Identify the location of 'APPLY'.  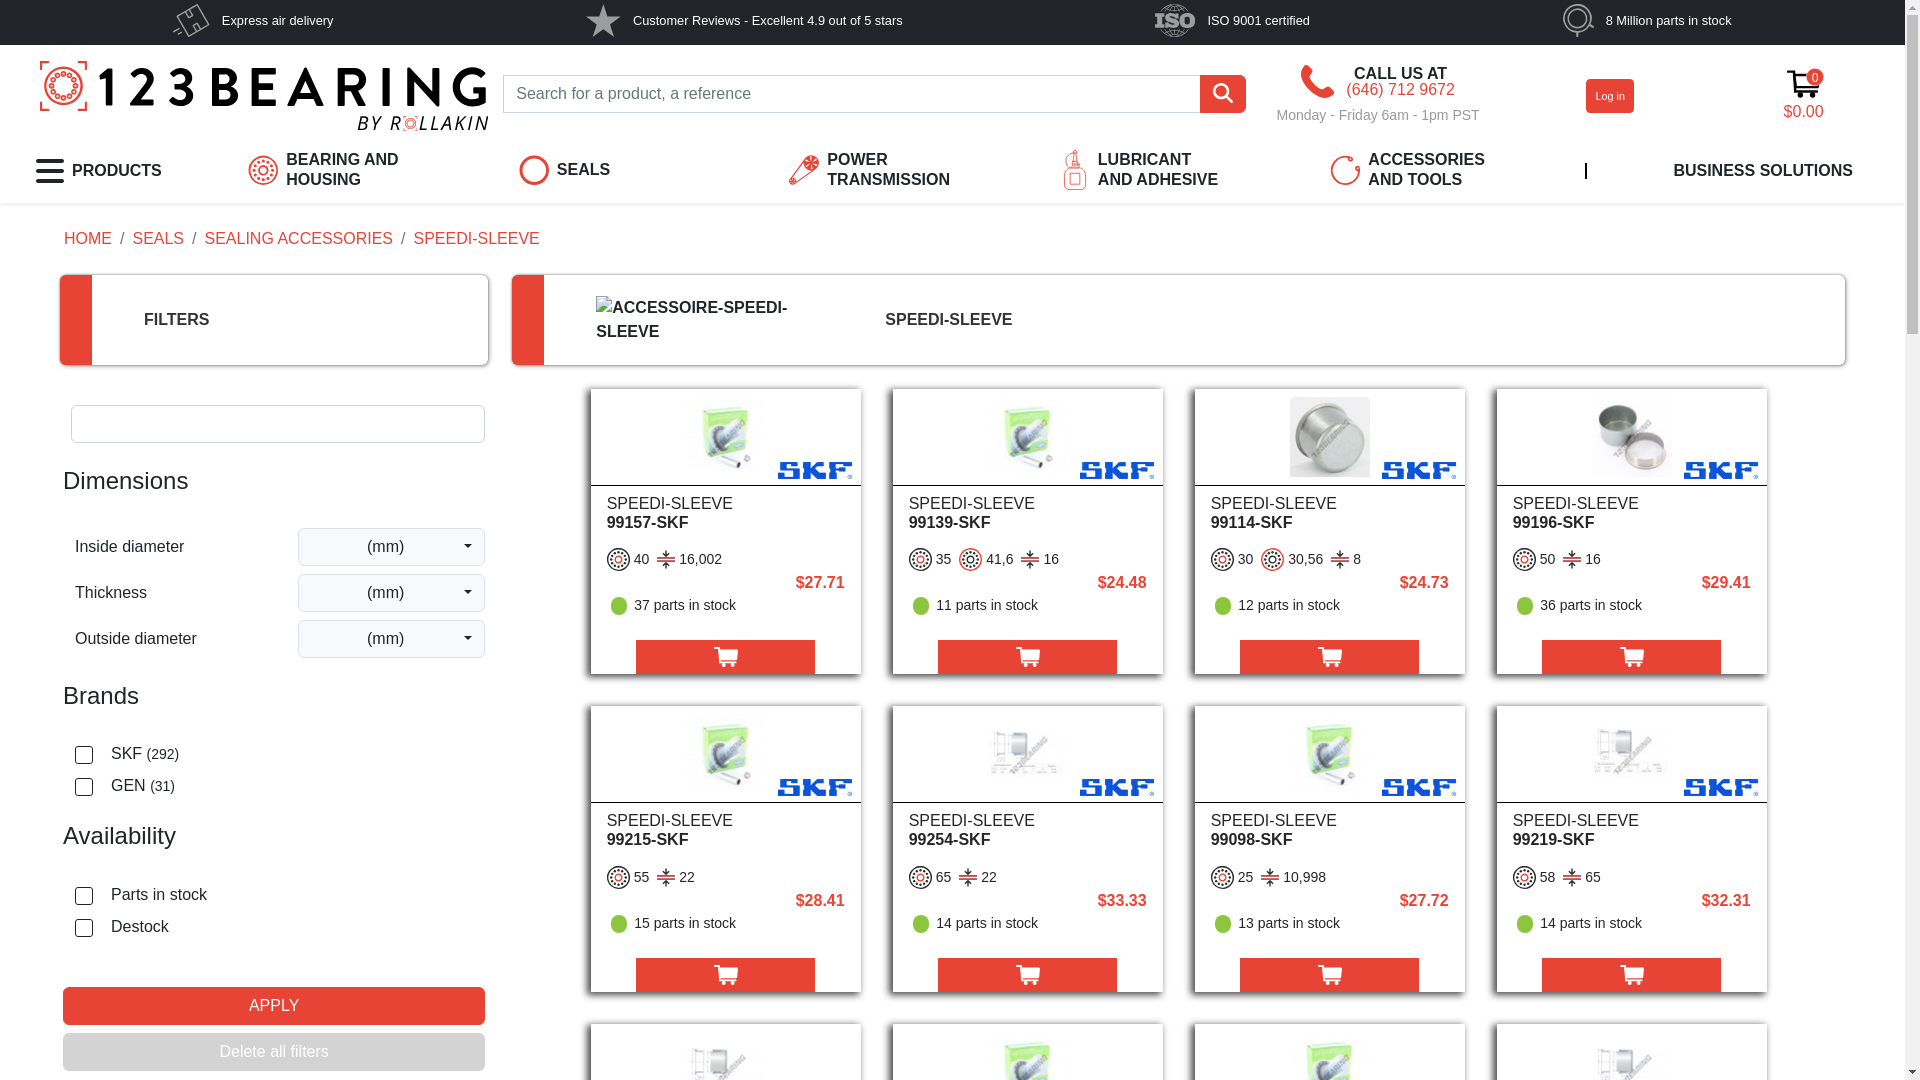
(272, 1006).